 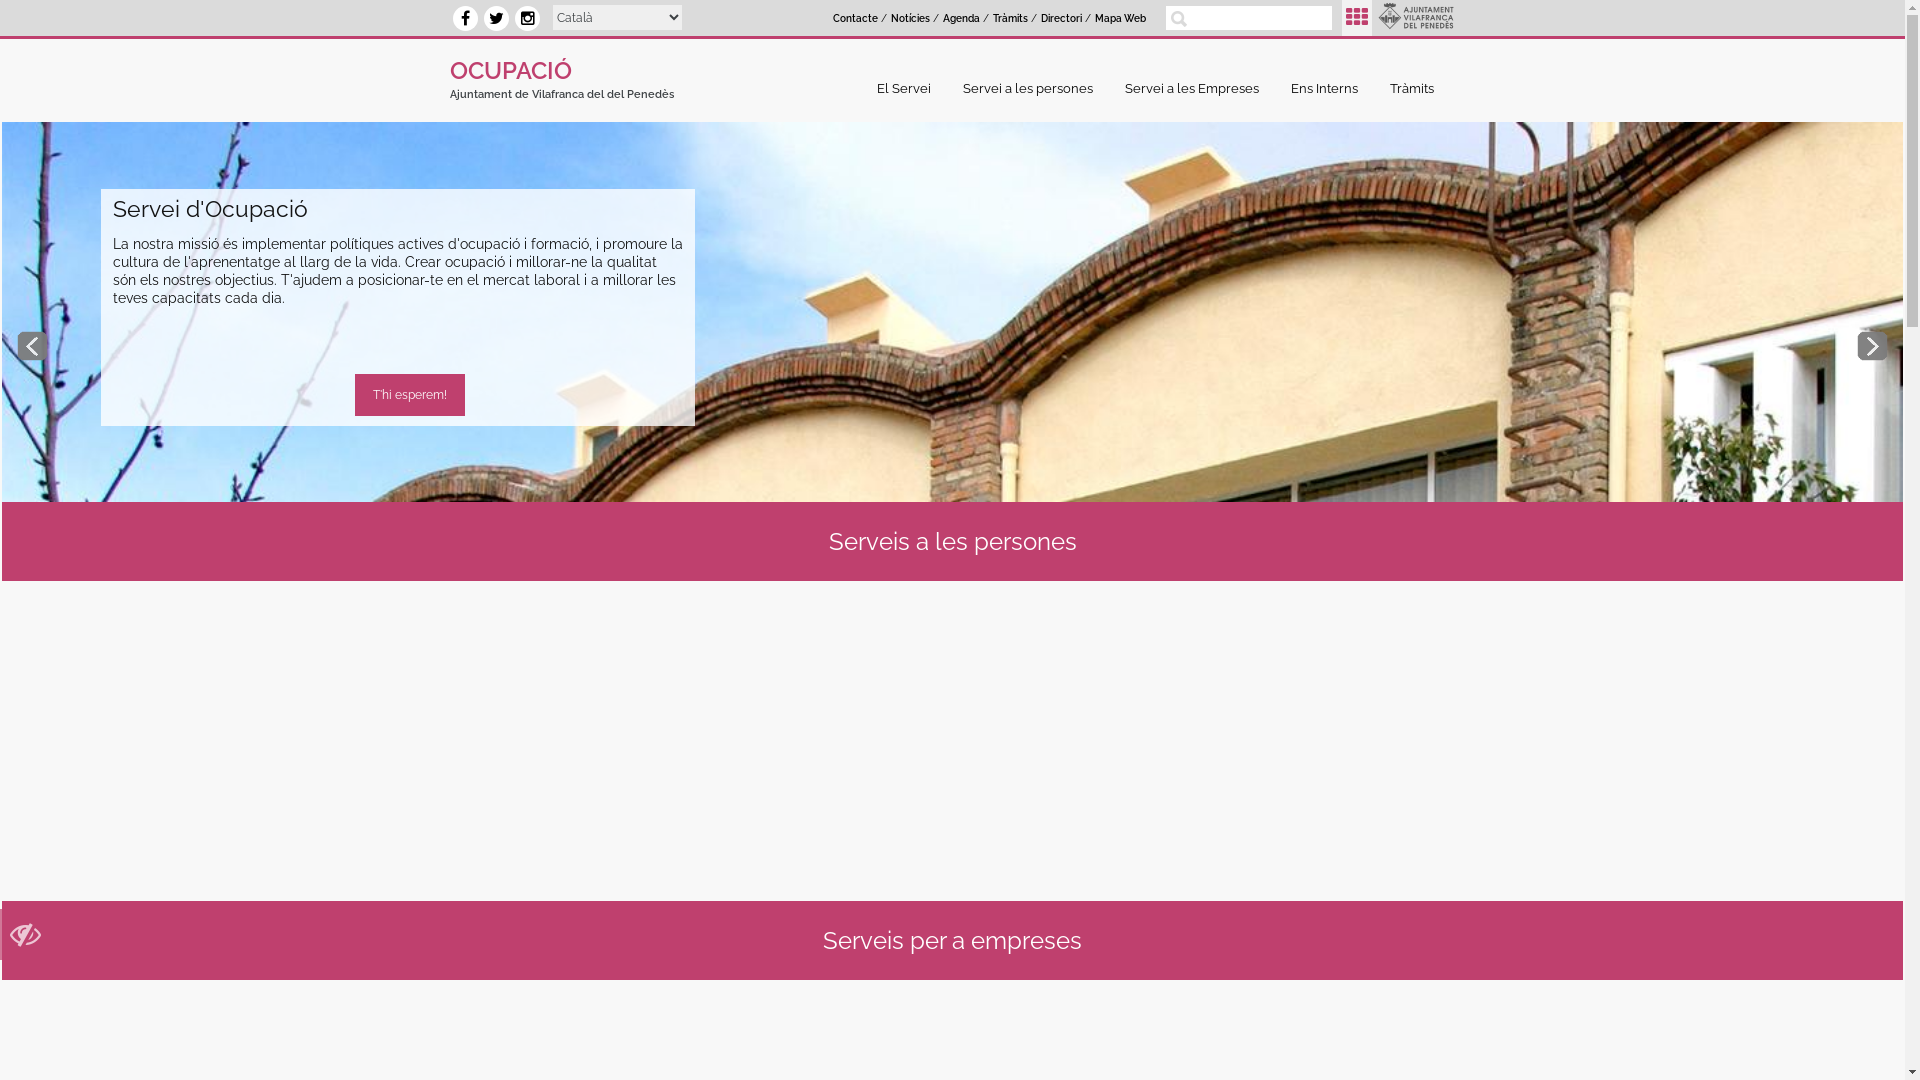 What do you see at coordinates (1032, 87) in the screenshot?
I see `'Servei a les persones'` at bounding box center [1032, 87].